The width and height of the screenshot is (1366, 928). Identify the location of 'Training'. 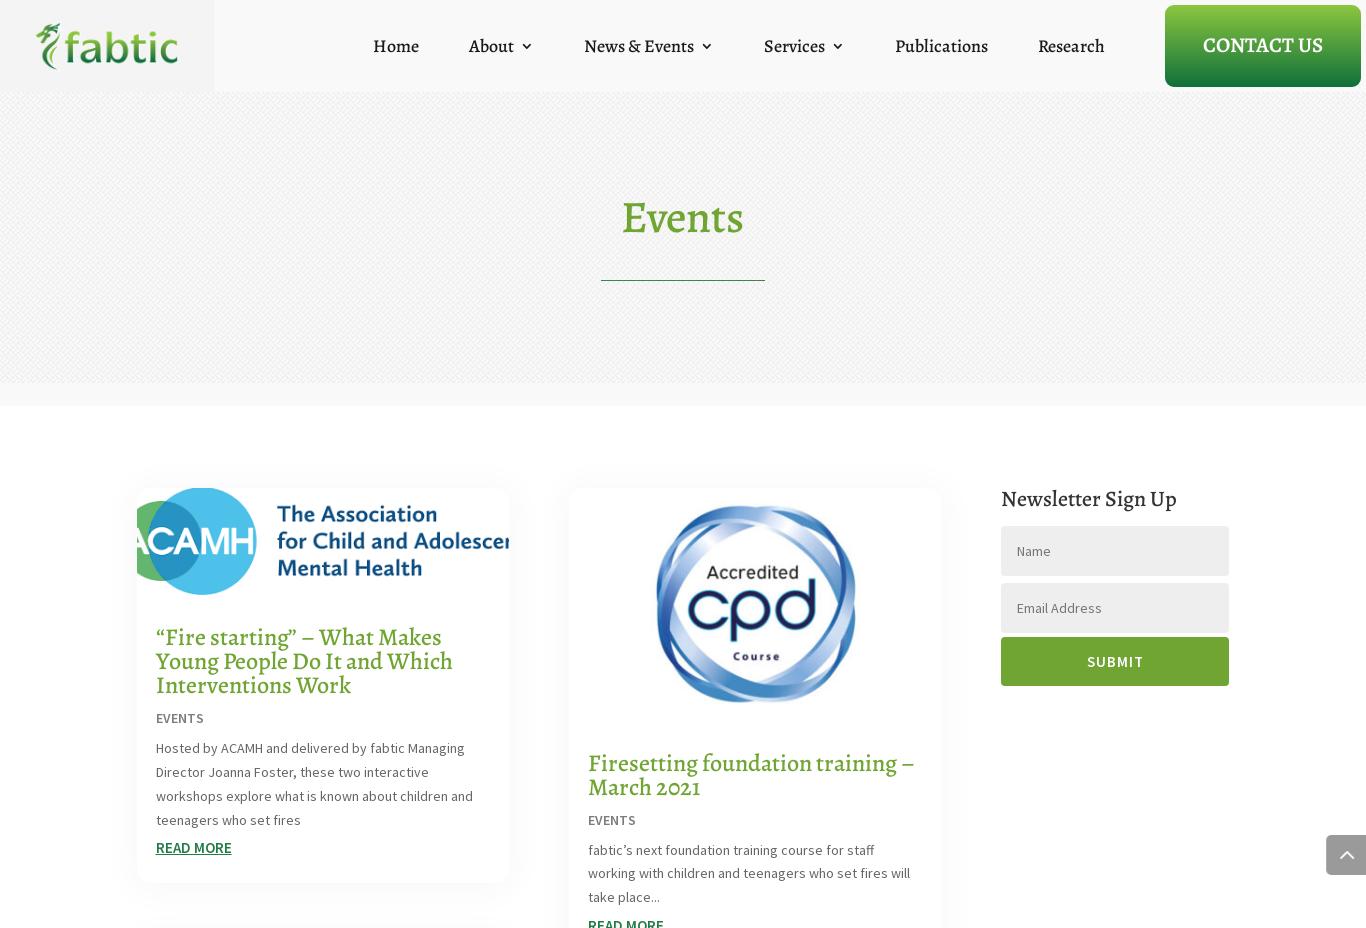
(791, 119).